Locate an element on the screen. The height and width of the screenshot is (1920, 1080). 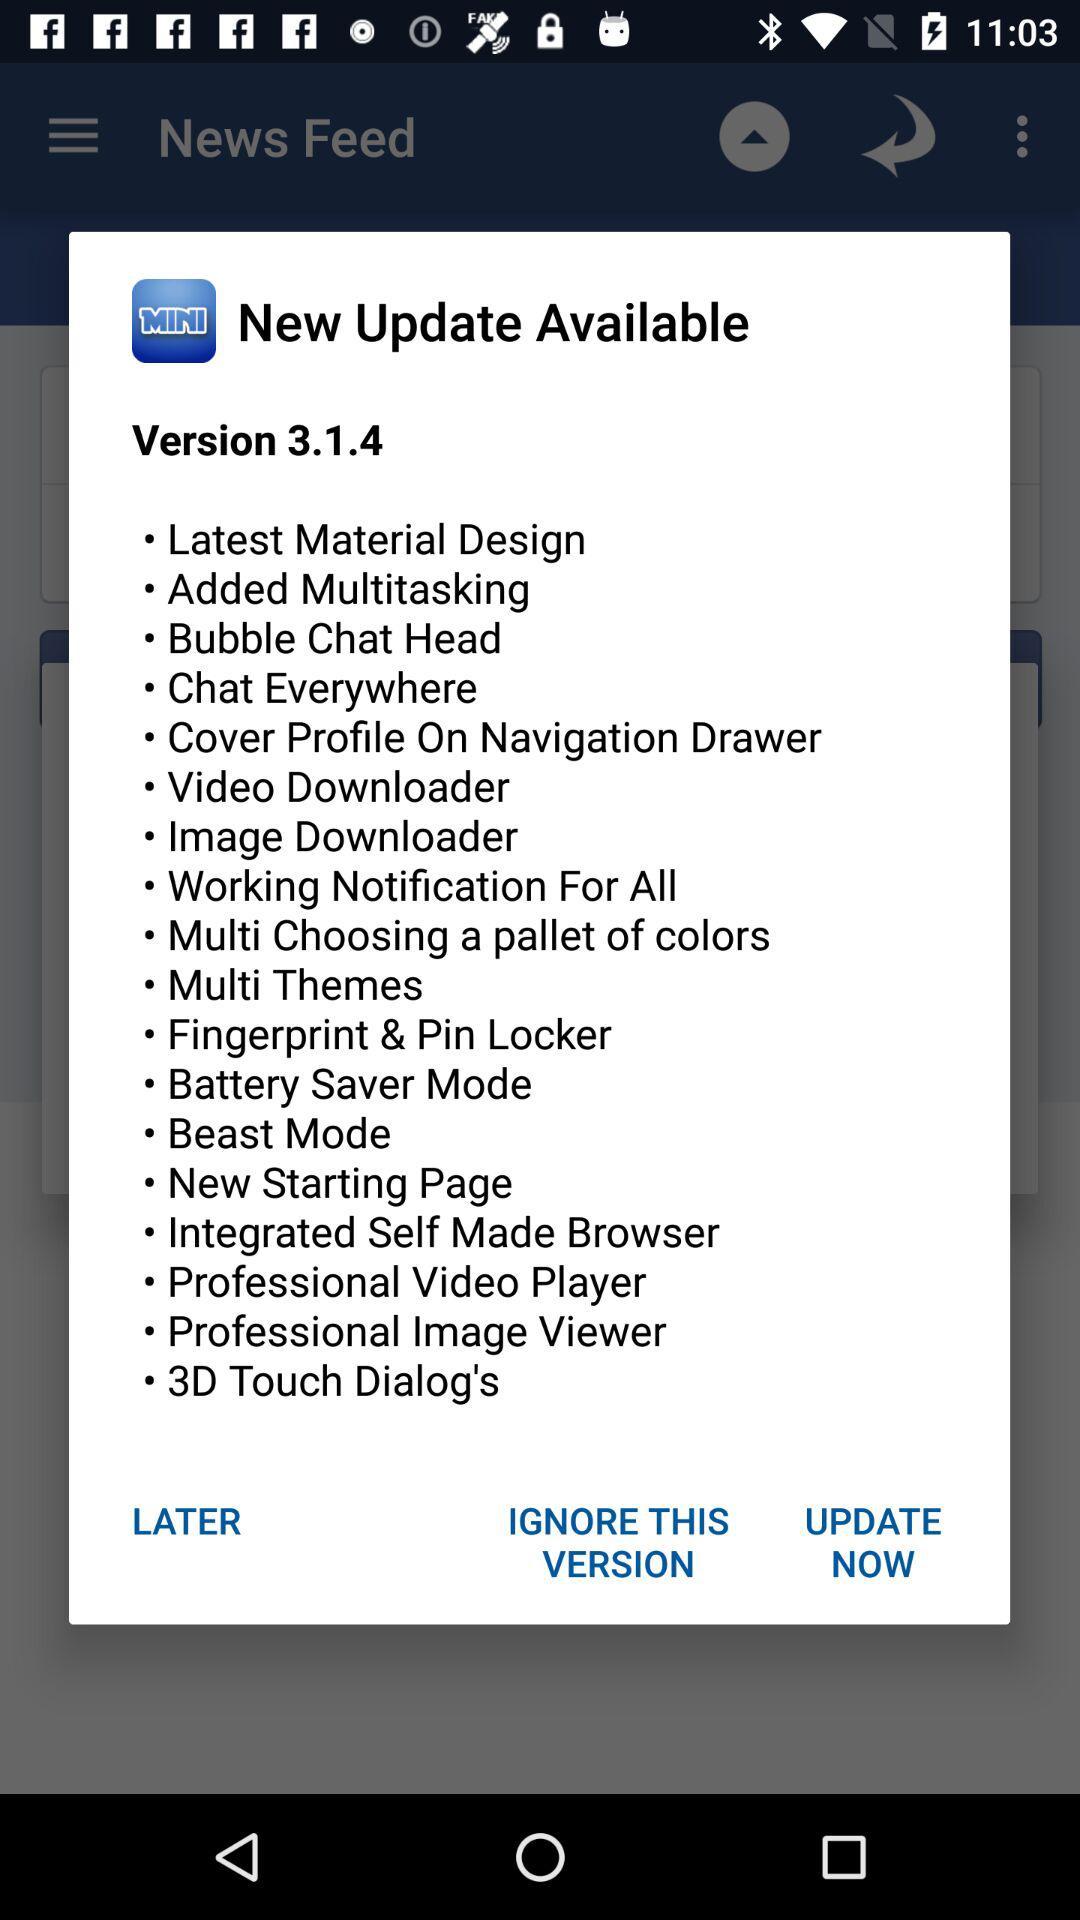
icon next to ignore this is located at coordinates (186, 1520).